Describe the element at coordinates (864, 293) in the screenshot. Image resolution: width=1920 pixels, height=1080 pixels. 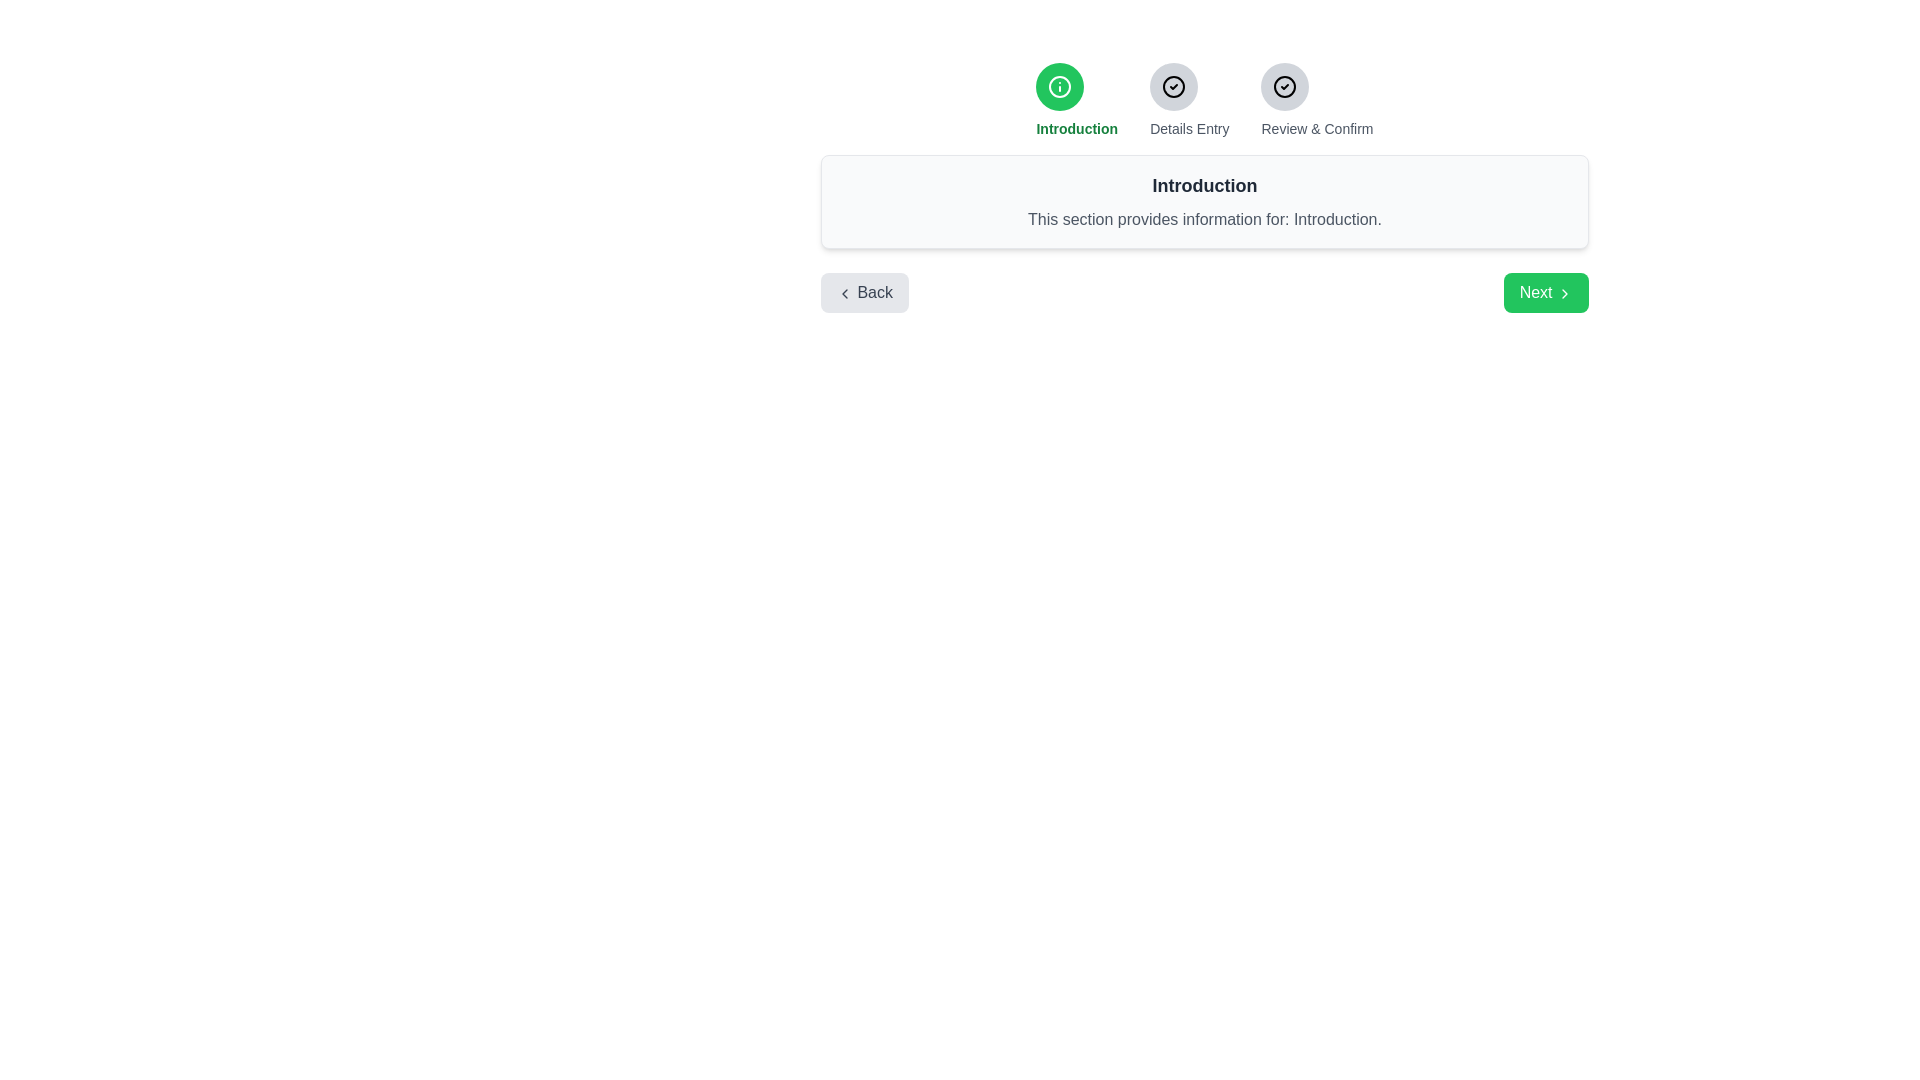
I see `the Back Button to check for hover effects` at that location.